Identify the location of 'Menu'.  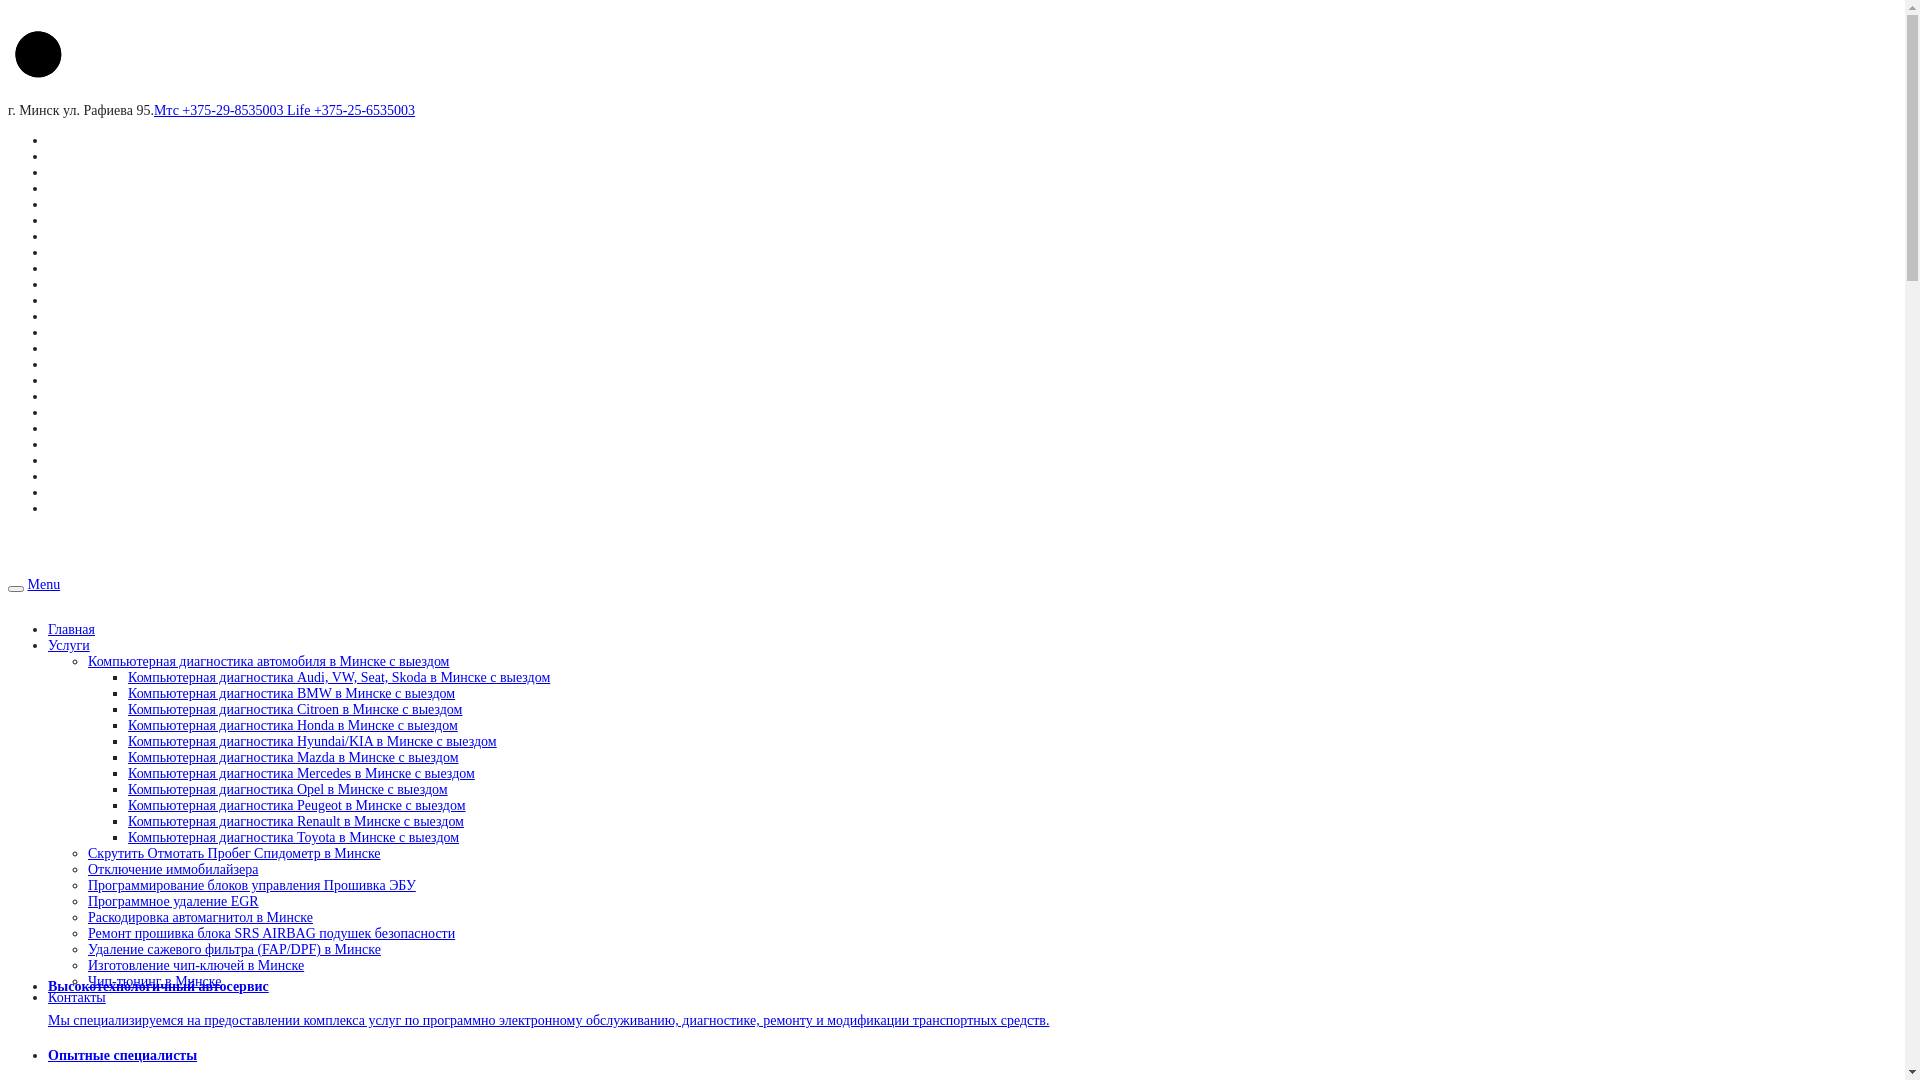
(44, 584).